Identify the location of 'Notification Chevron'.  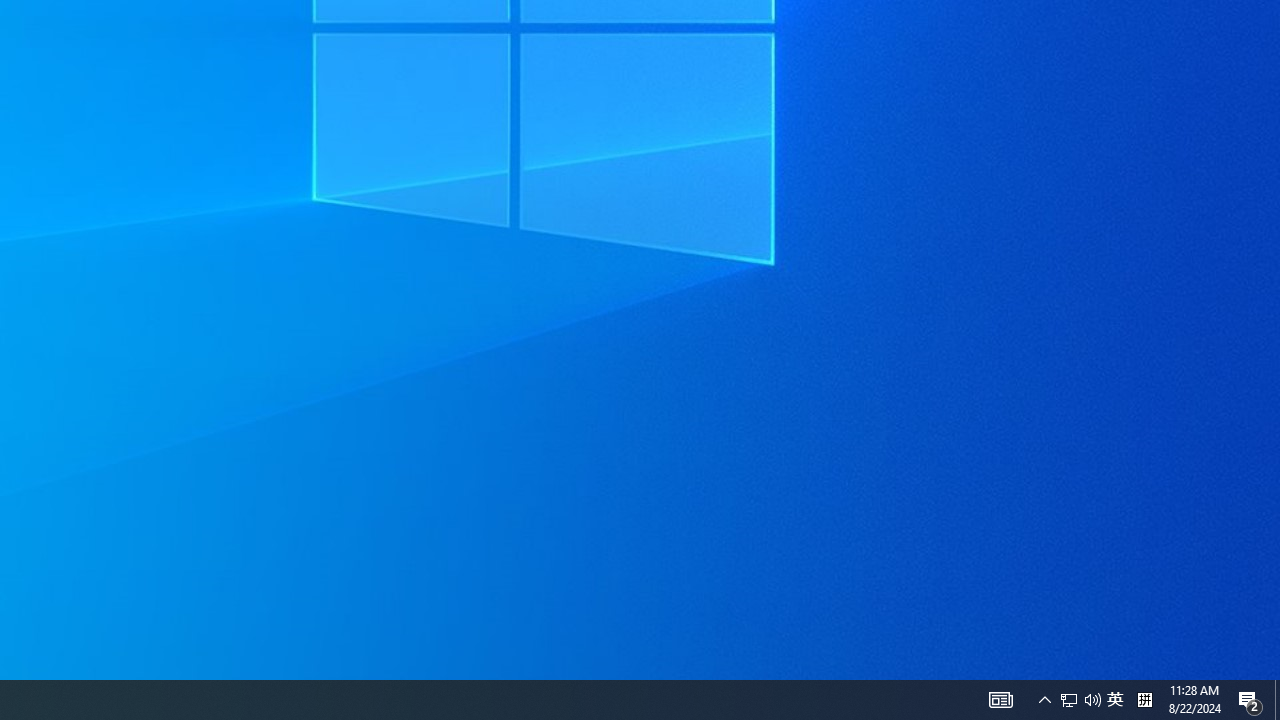
(1092, 698).